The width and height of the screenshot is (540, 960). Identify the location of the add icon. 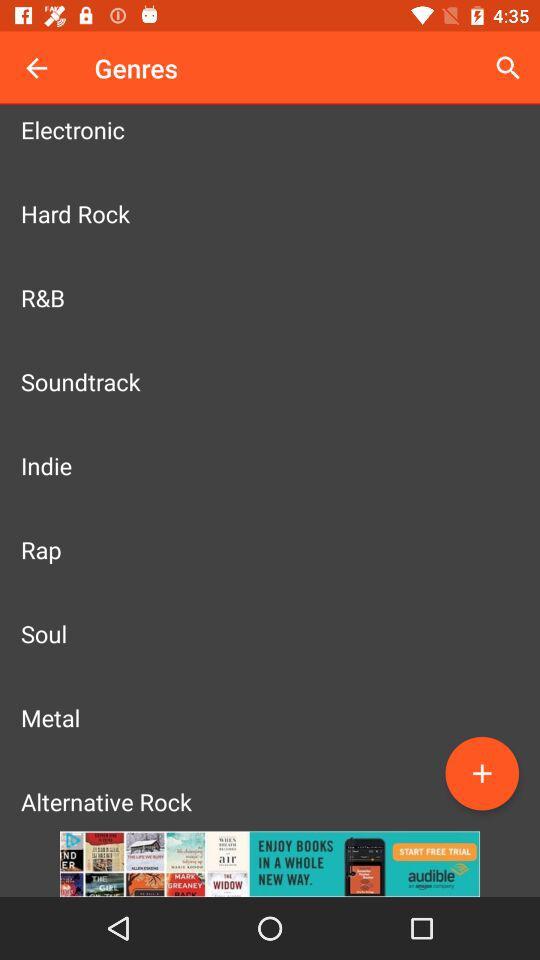
(481, 772).